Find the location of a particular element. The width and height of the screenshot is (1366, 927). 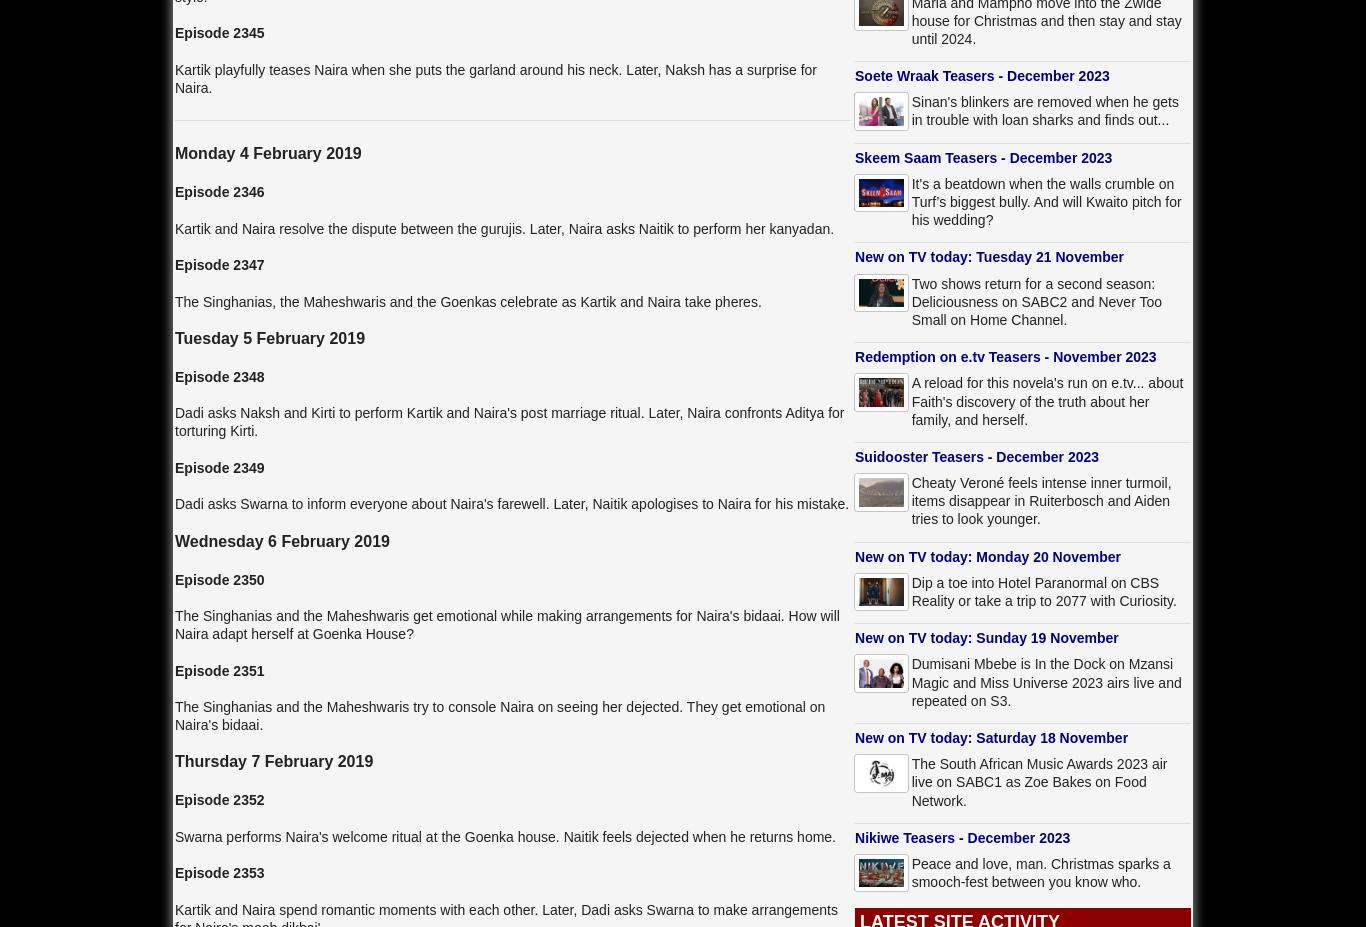

'Kartik and Naira resolve the dispute between the gurujis. Later, Naira asks Naitik to perform her kanyadan.' is located at coordinates (173, 228).